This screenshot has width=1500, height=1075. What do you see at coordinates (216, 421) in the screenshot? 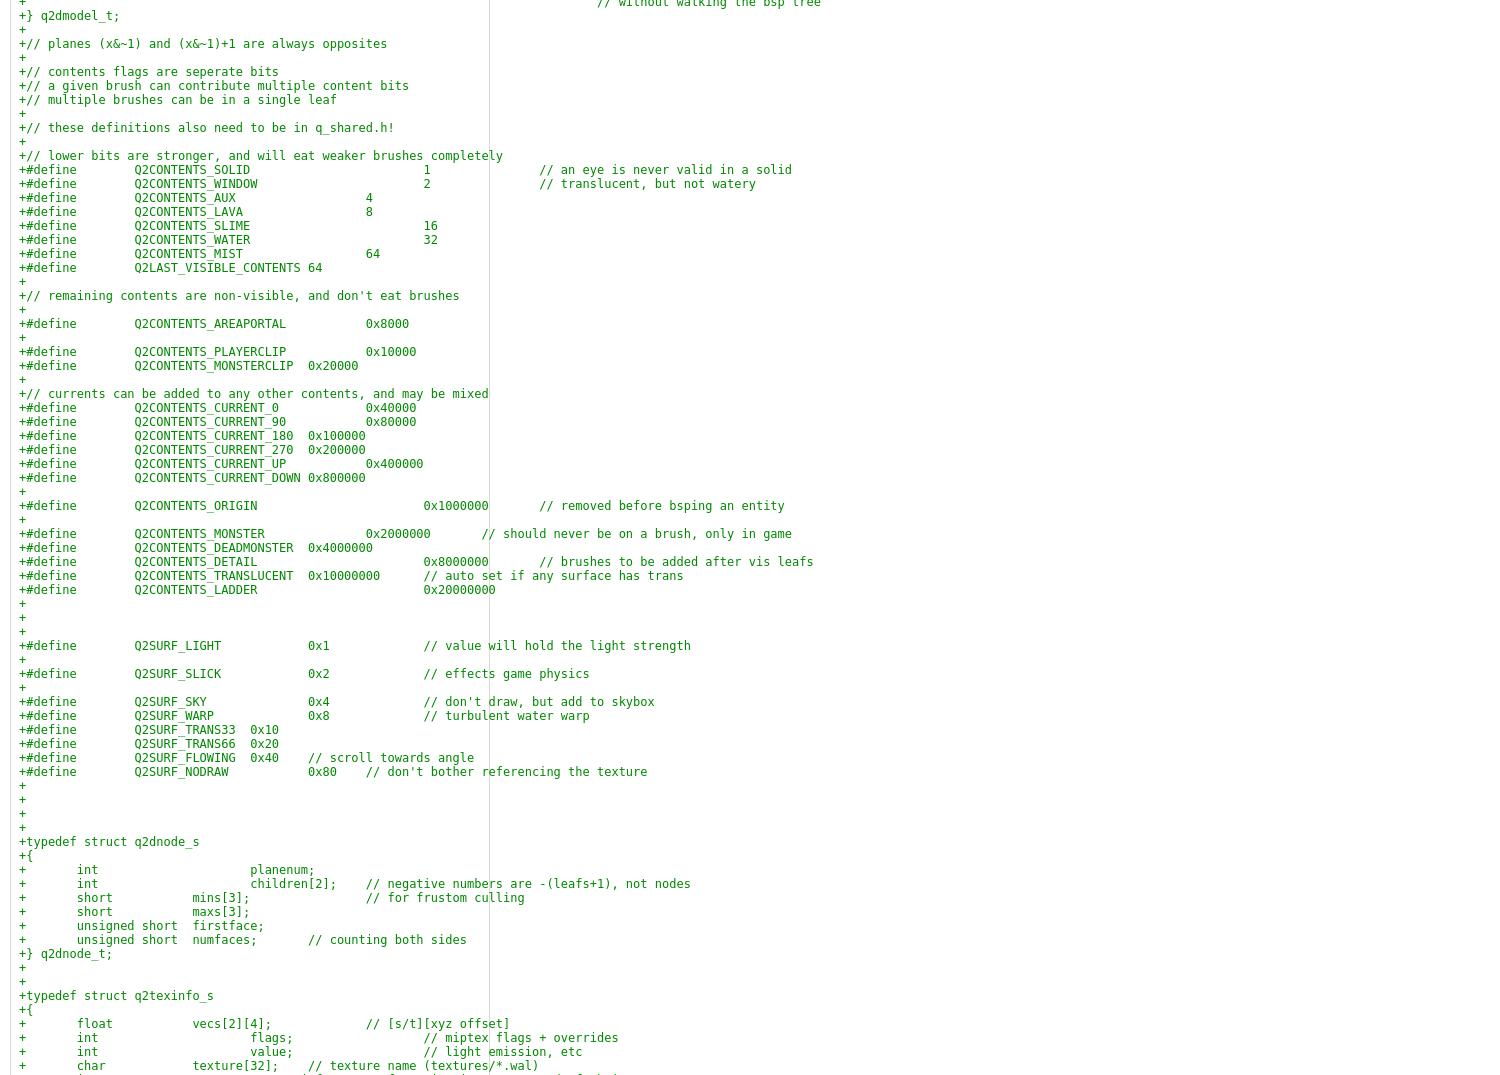
I see `'+#define        Q2CONTENTS_CURRENT_90           0x80000'` at bounding box center [216, 421].